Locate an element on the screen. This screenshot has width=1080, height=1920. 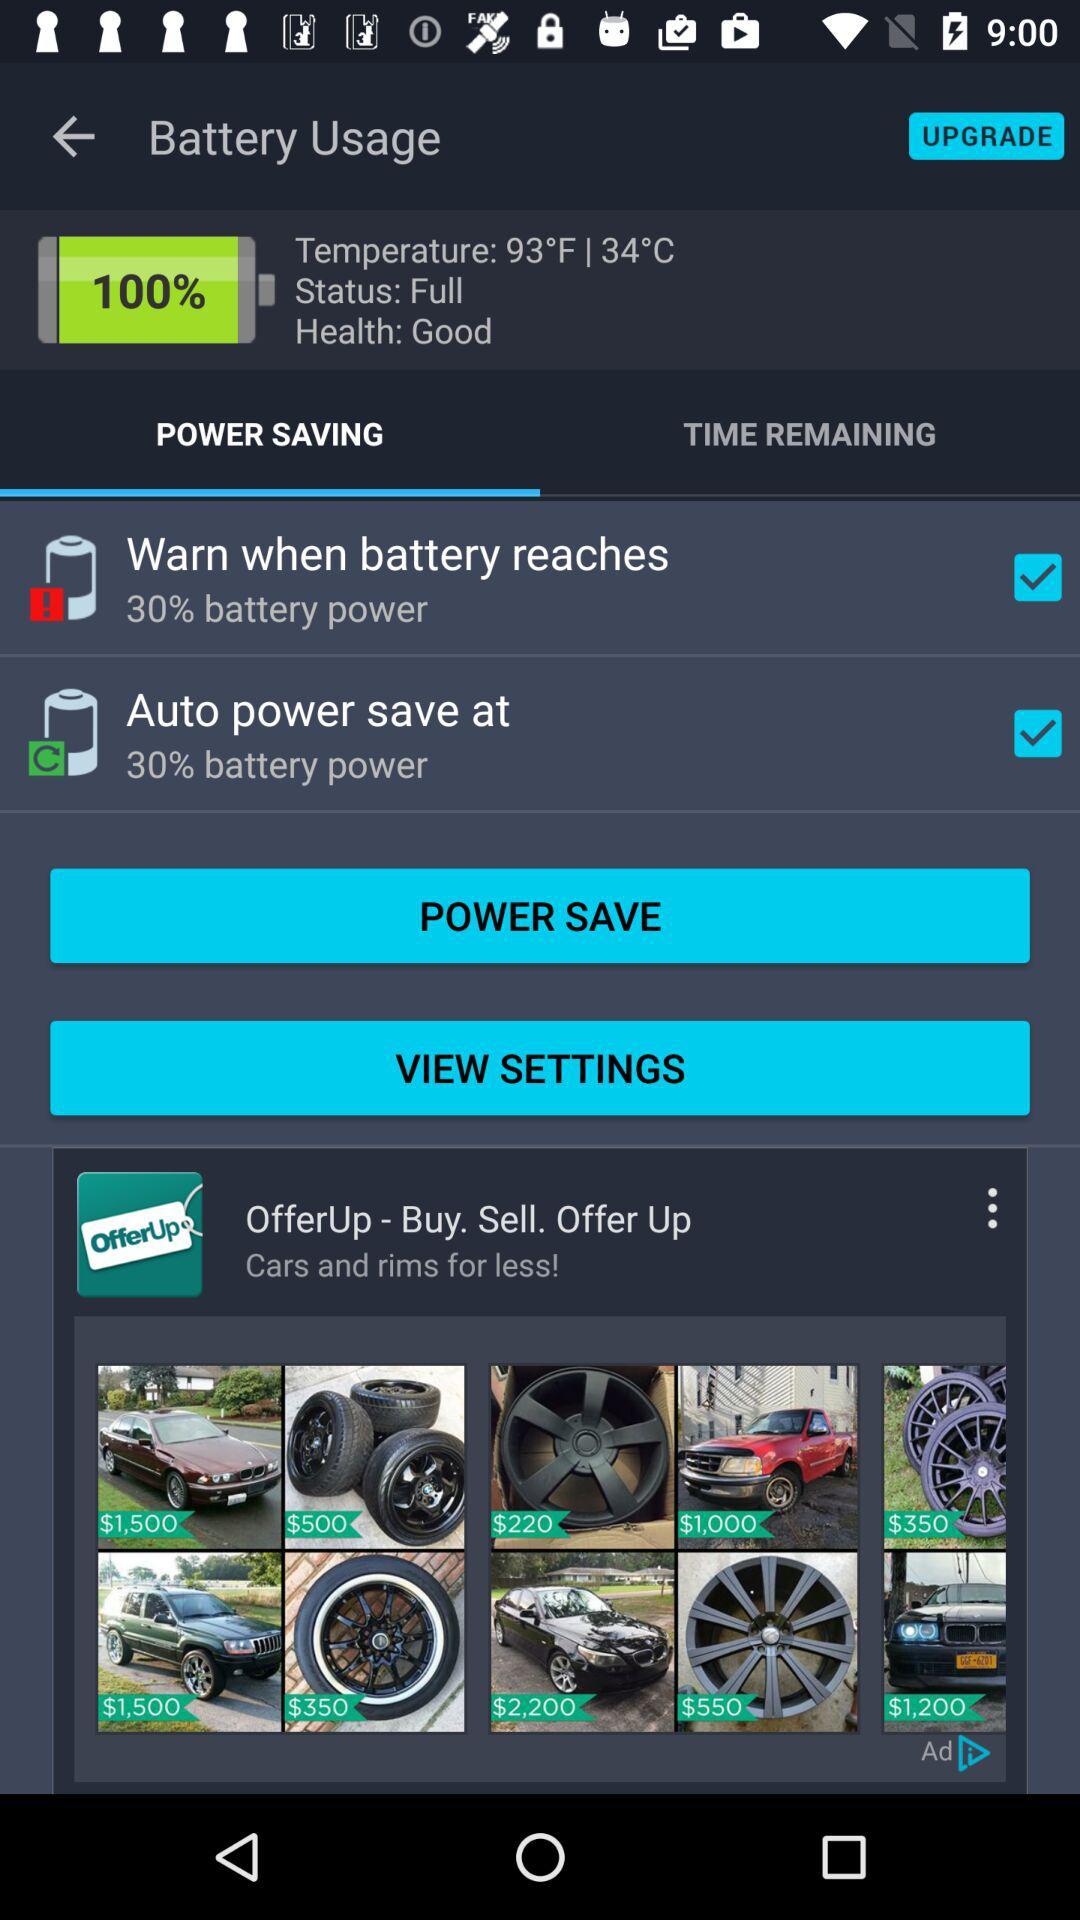
settings is located at coordinates (962, 1223).